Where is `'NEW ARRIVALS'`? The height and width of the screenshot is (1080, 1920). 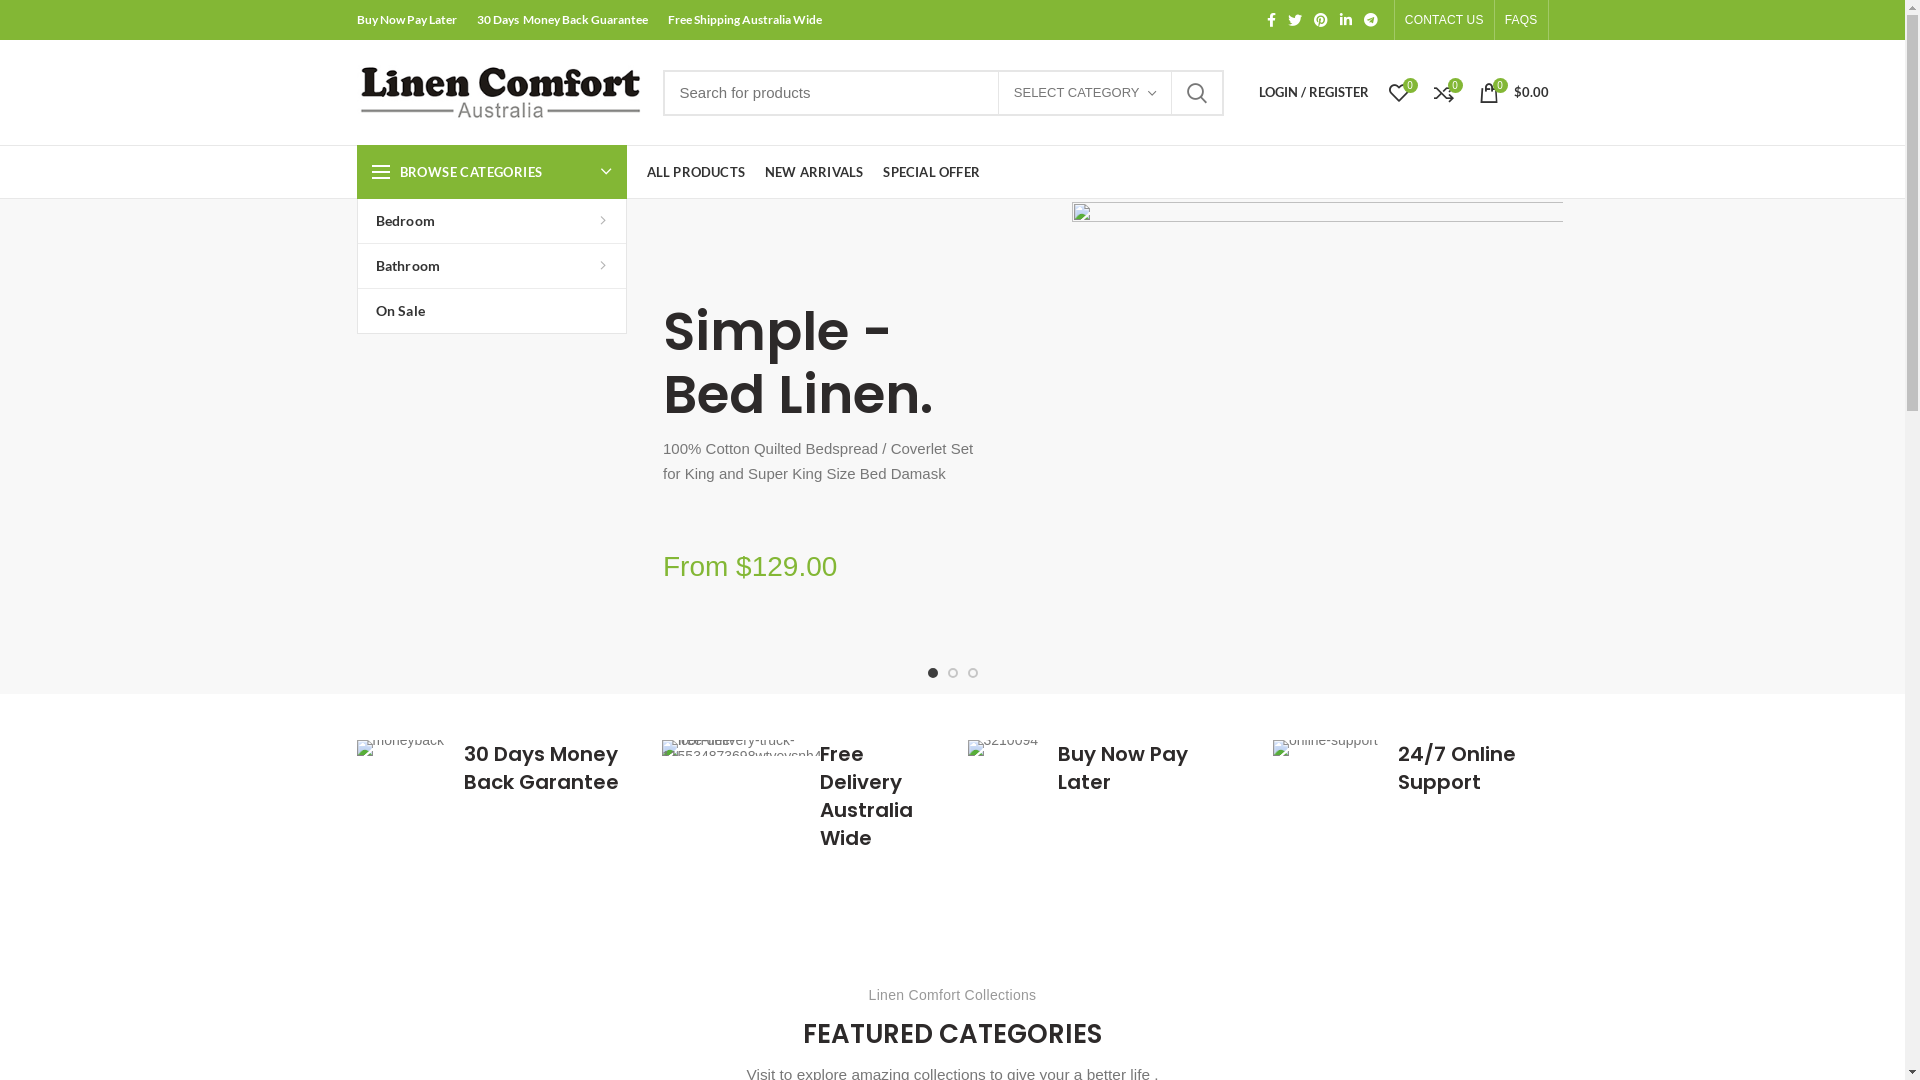
'NEW ARRIVALS' is located at coordinates (814, 171).